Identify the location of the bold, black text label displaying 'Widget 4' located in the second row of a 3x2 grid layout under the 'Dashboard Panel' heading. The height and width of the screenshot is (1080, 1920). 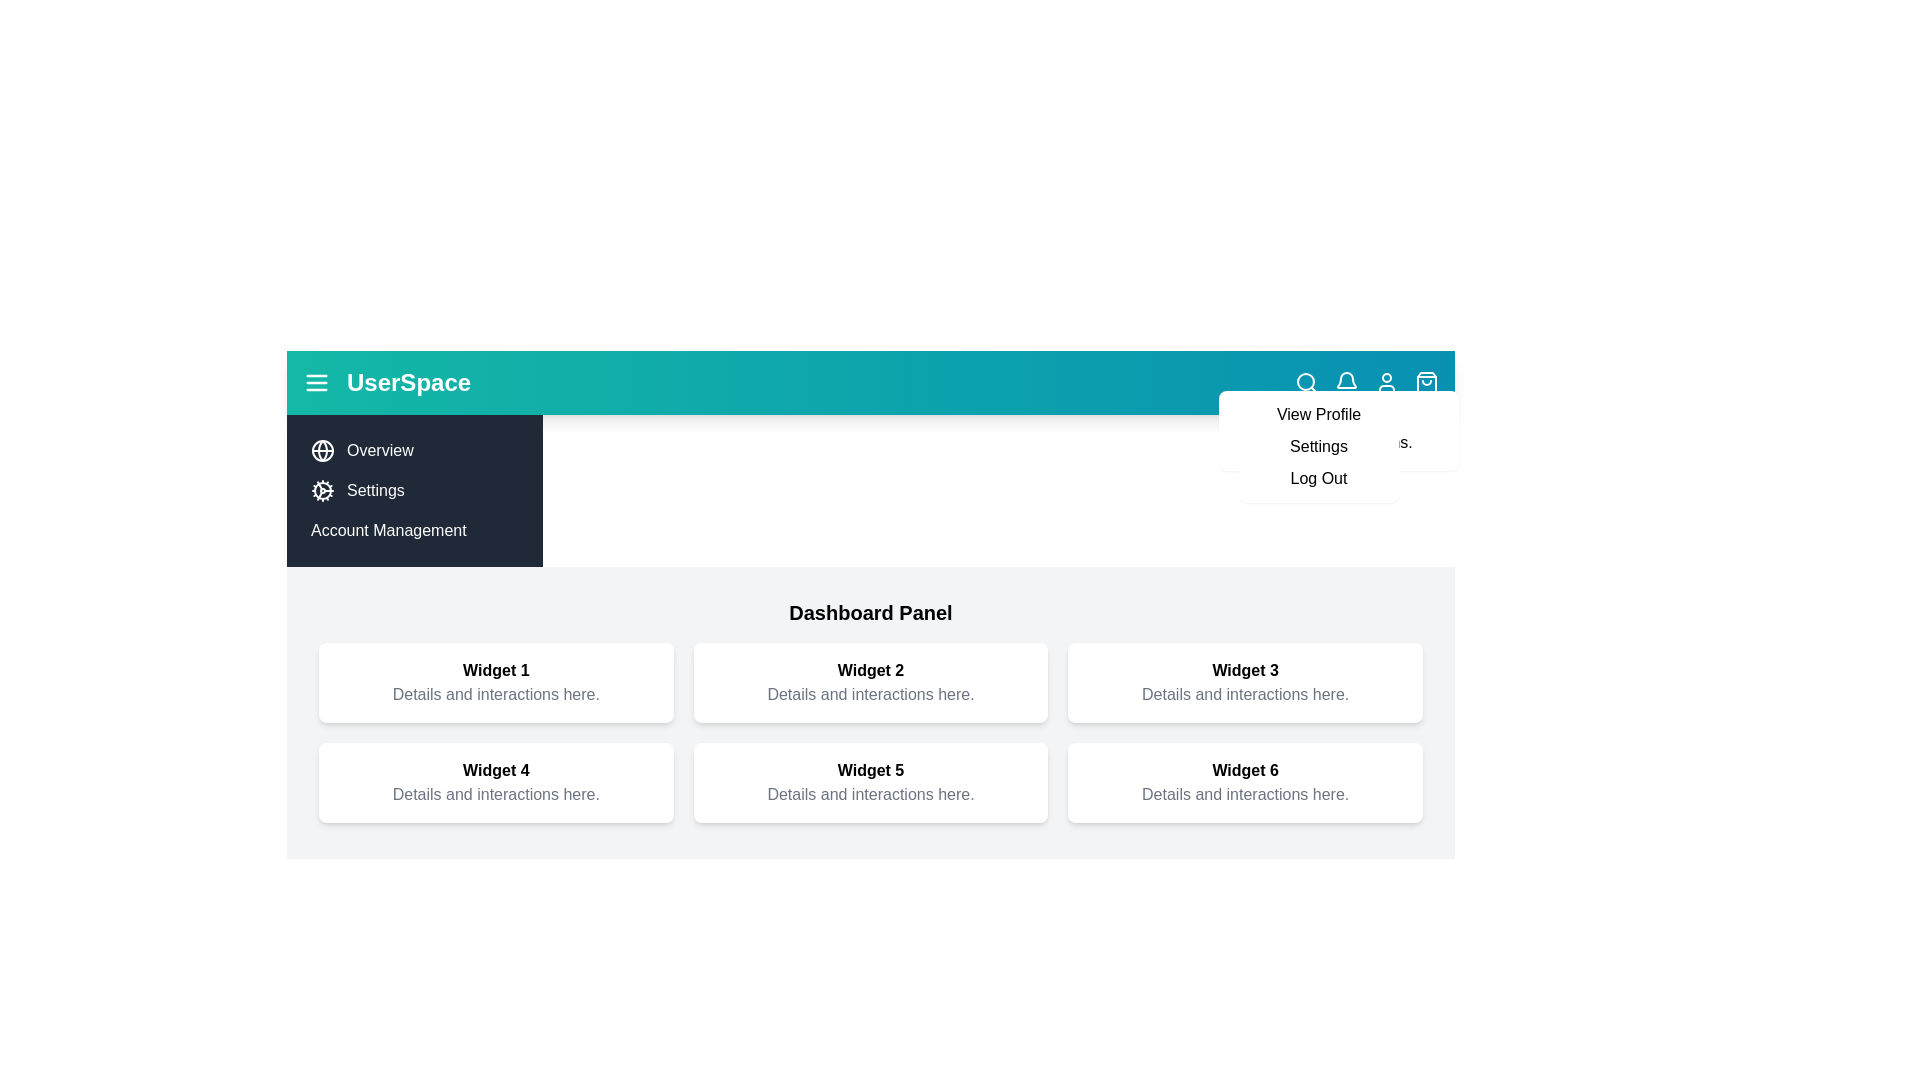
(496, 770).